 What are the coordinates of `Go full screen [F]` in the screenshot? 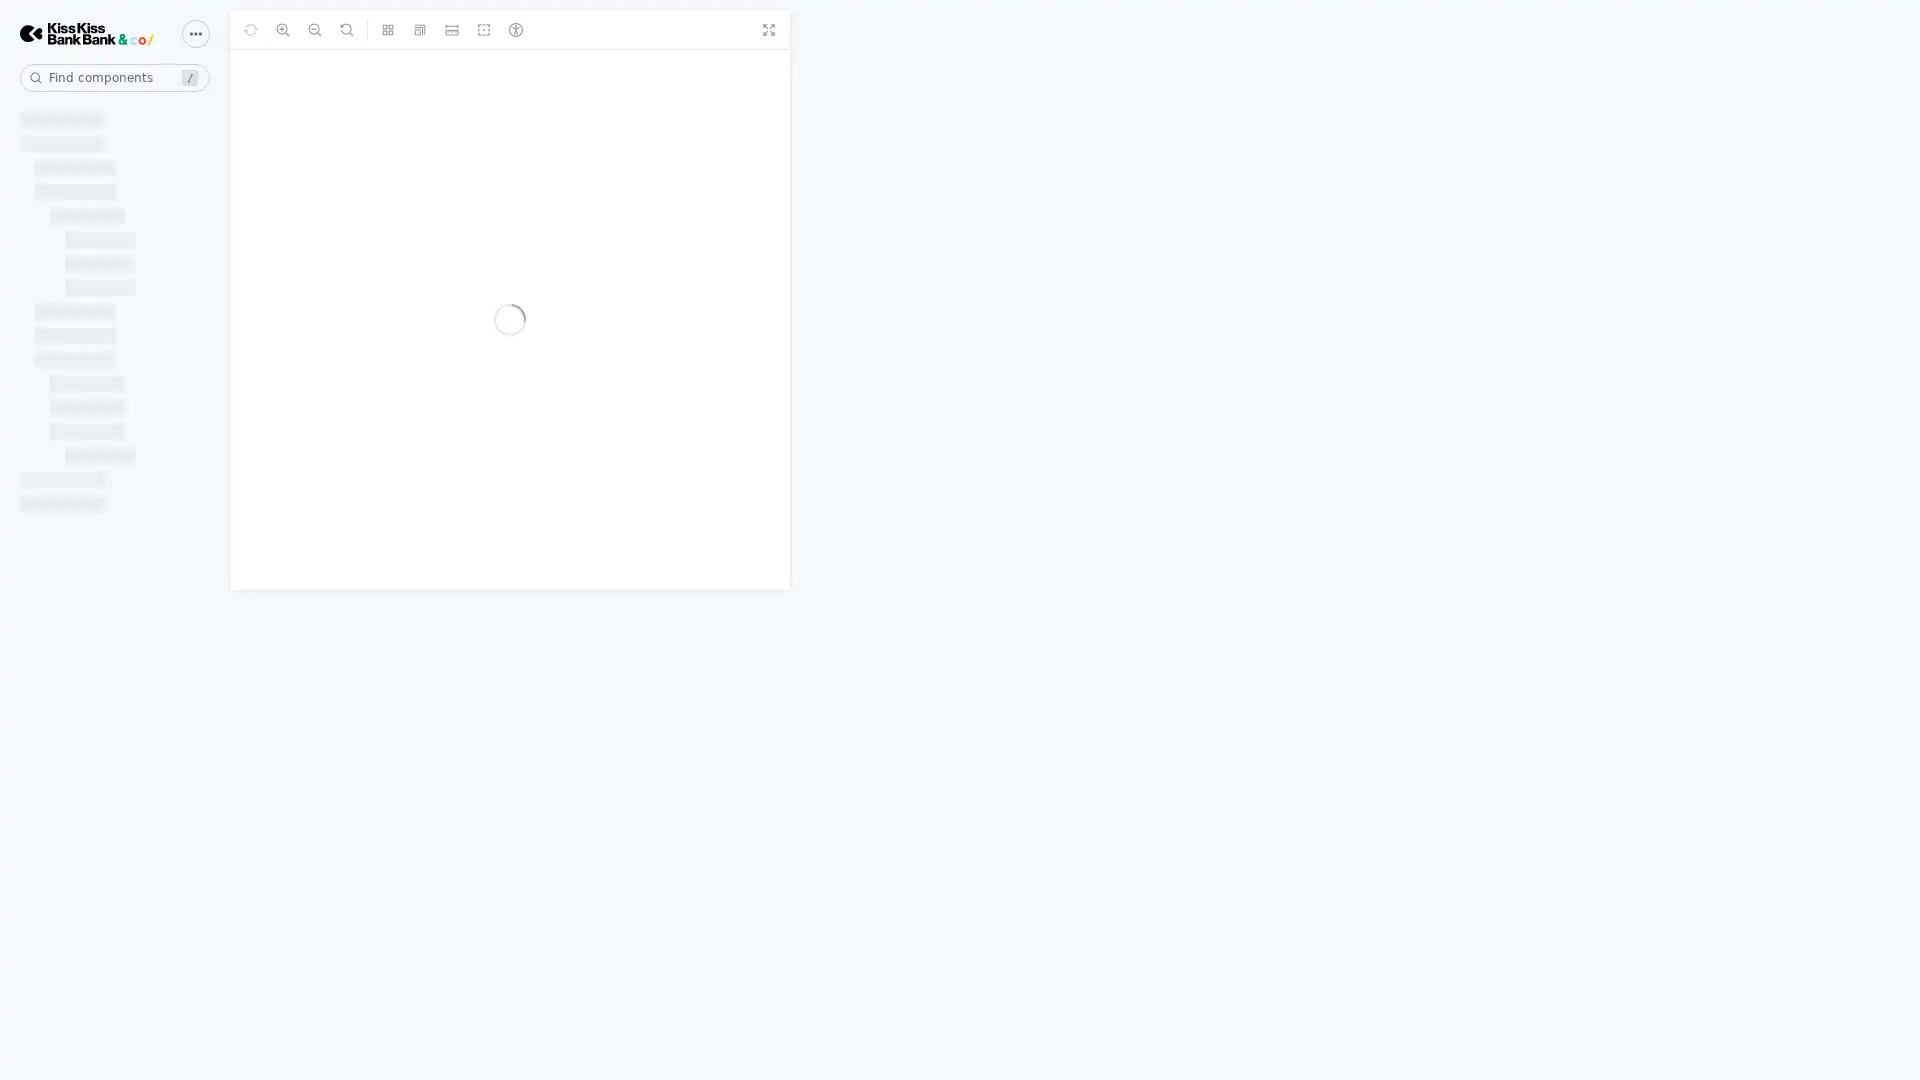 It's located at (1824, 30).